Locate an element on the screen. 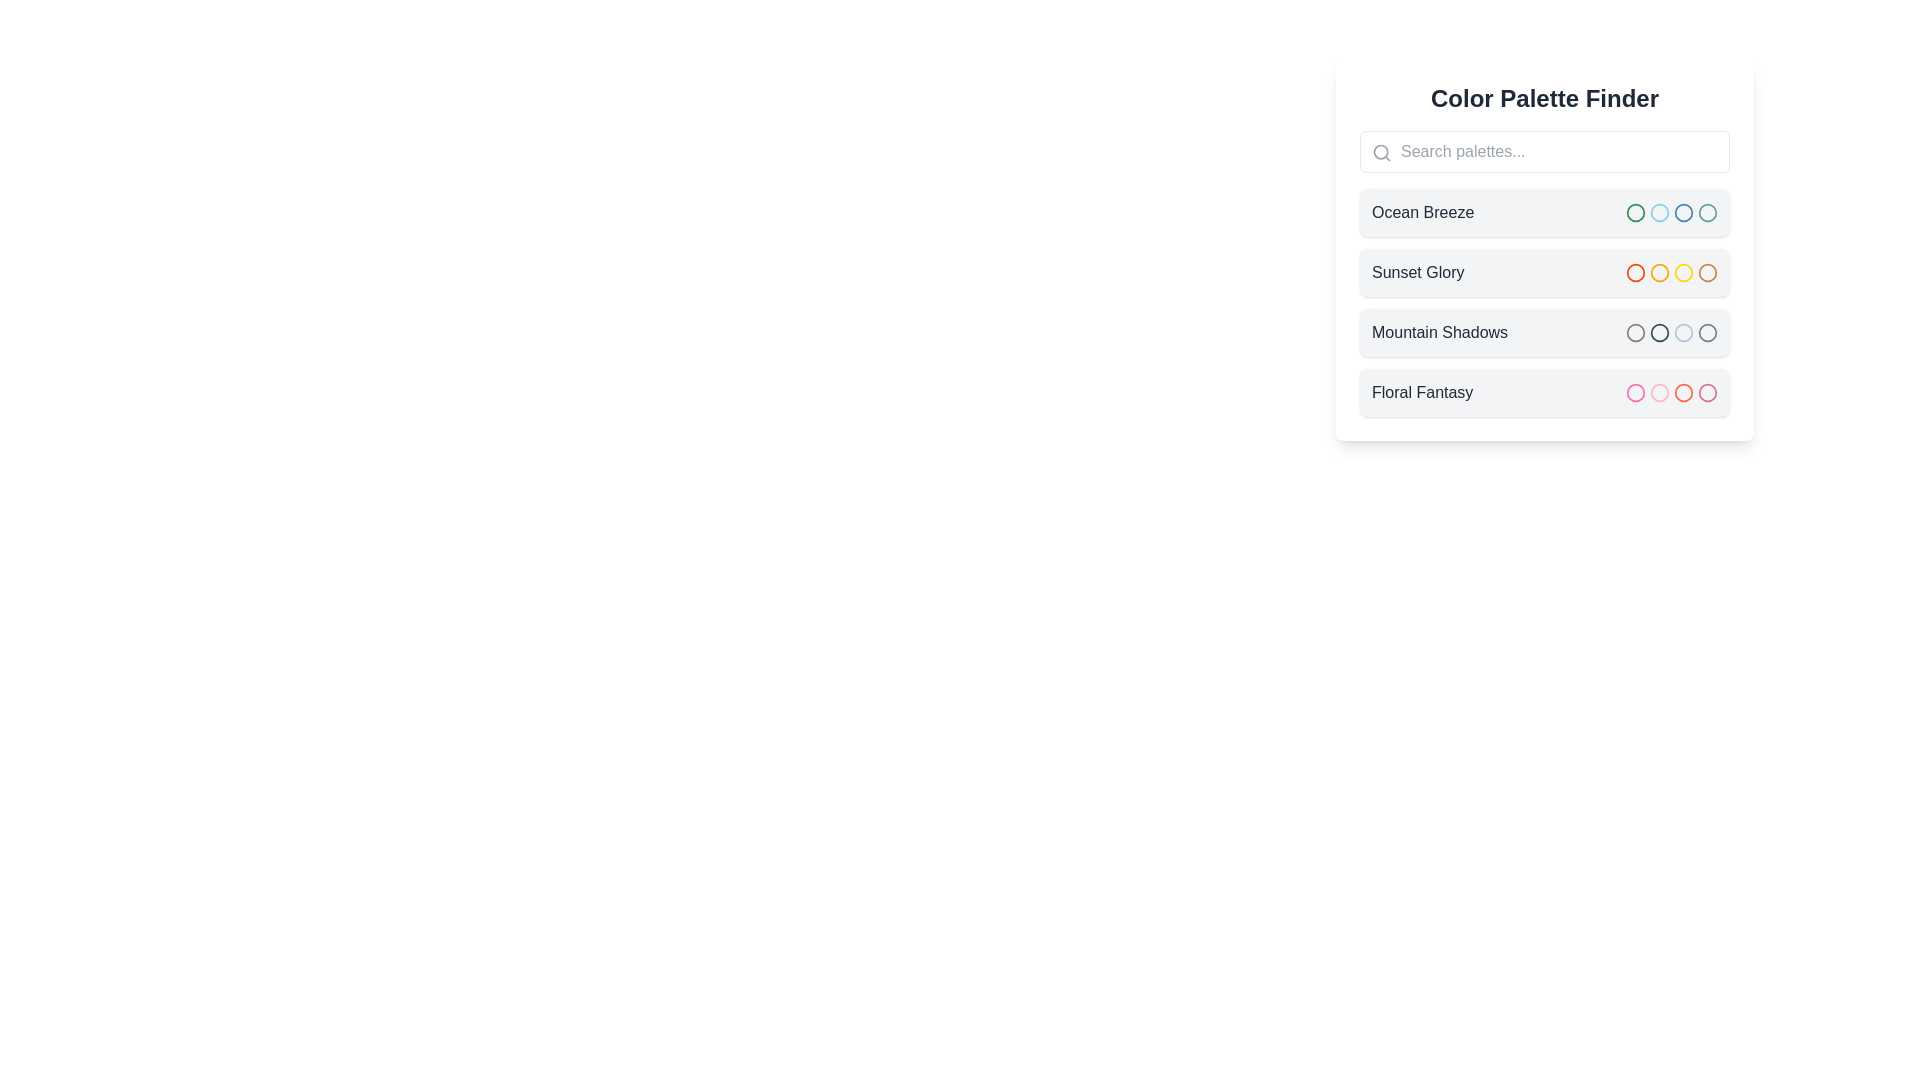 The image size is (1920, 1080). the fourth circle icon is located at coordinates (1683, 393).